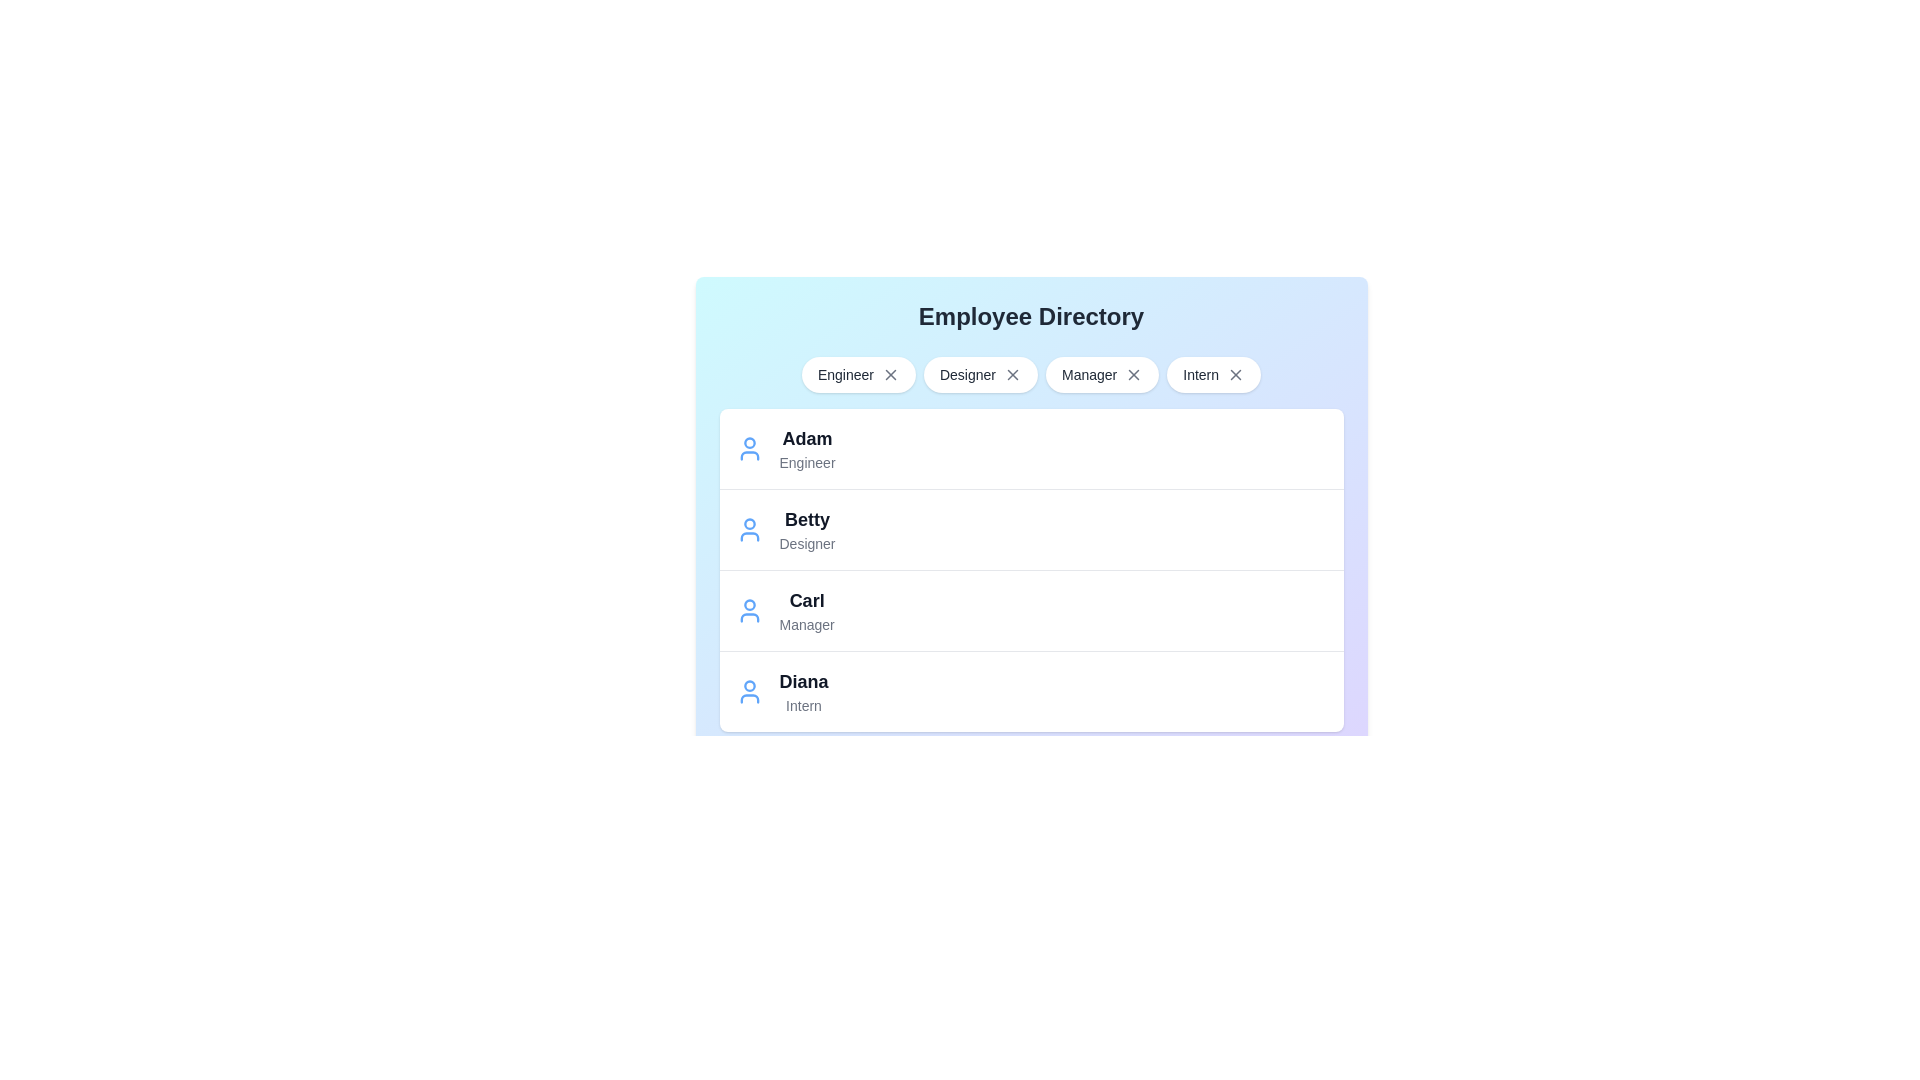  What do you see at coordinates (1235, 374) in the screenshot?
I see `close button next to the role Intern to remove it` at bounding box center [1235, 374].